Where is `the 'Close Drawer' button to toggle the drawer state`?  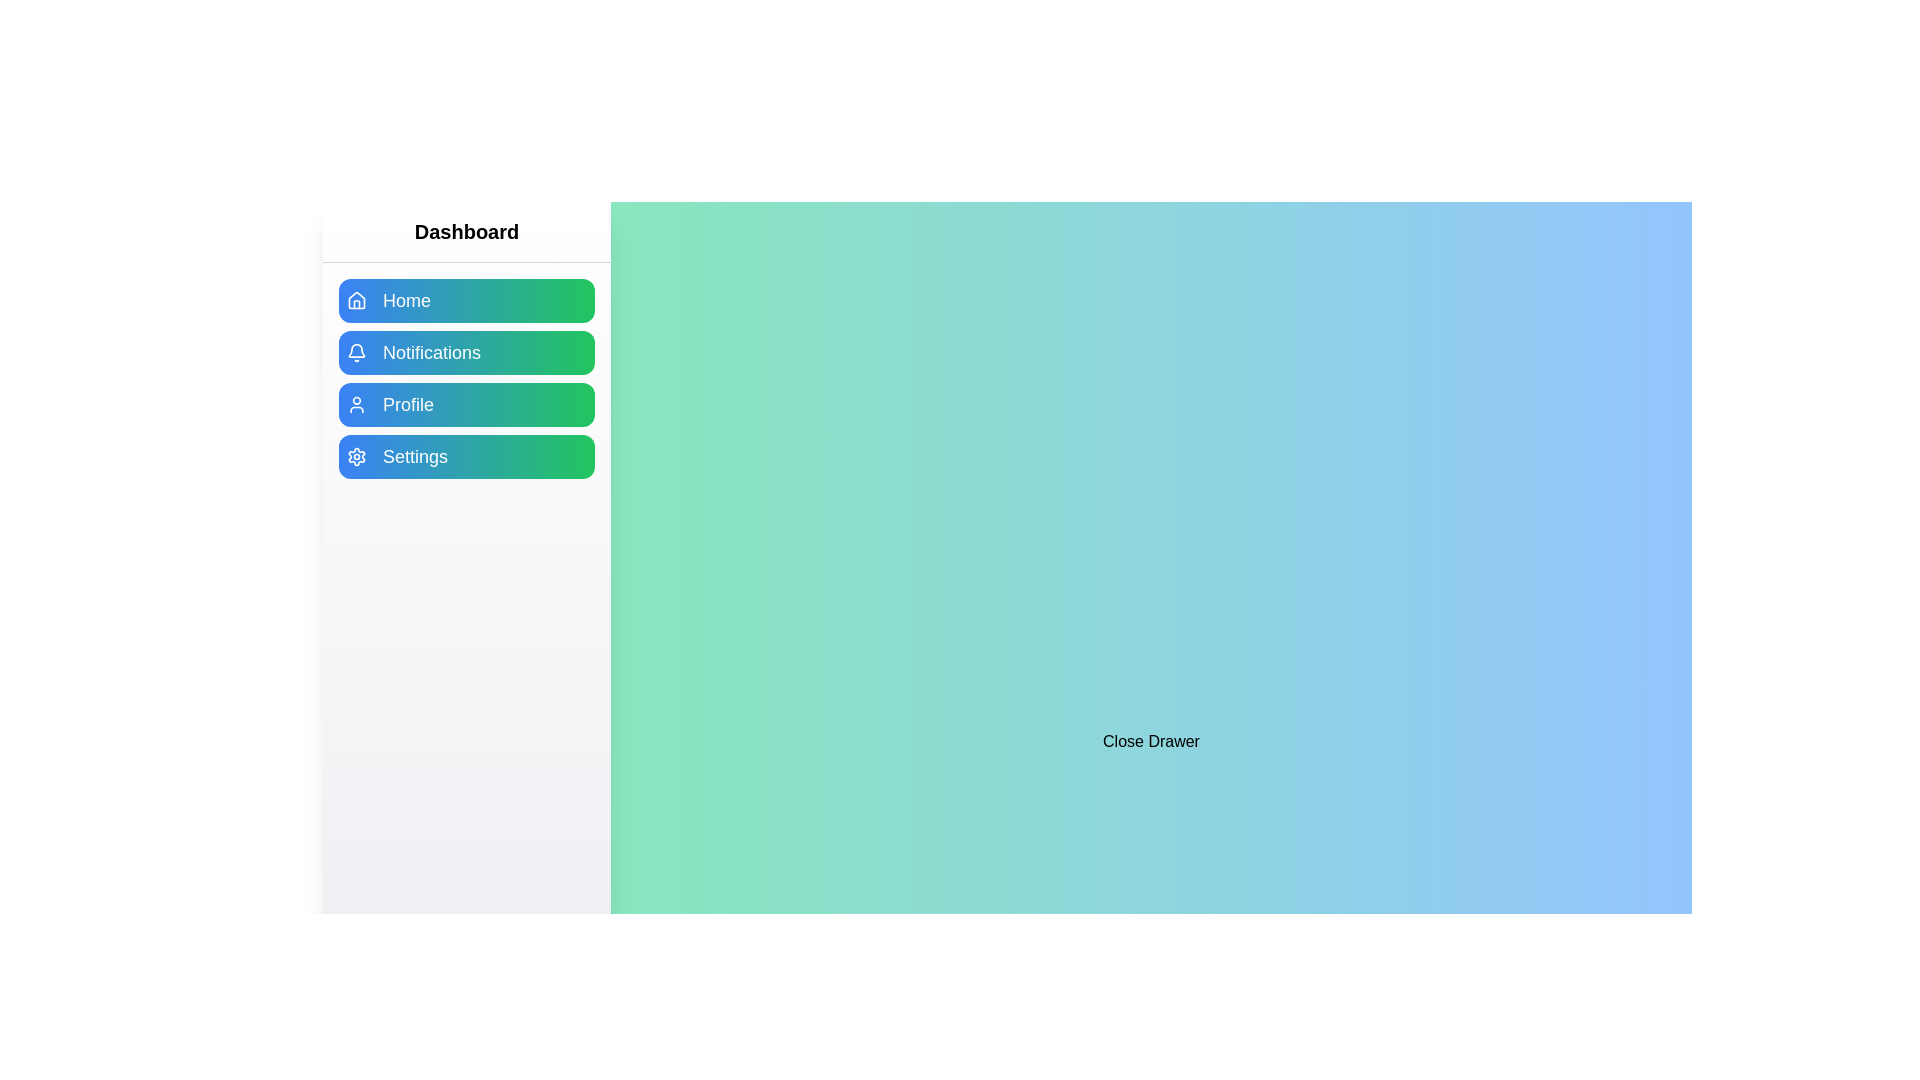 the 'Close Drawer' button to toggle the drawer state is located at coordinates (1151, 741).